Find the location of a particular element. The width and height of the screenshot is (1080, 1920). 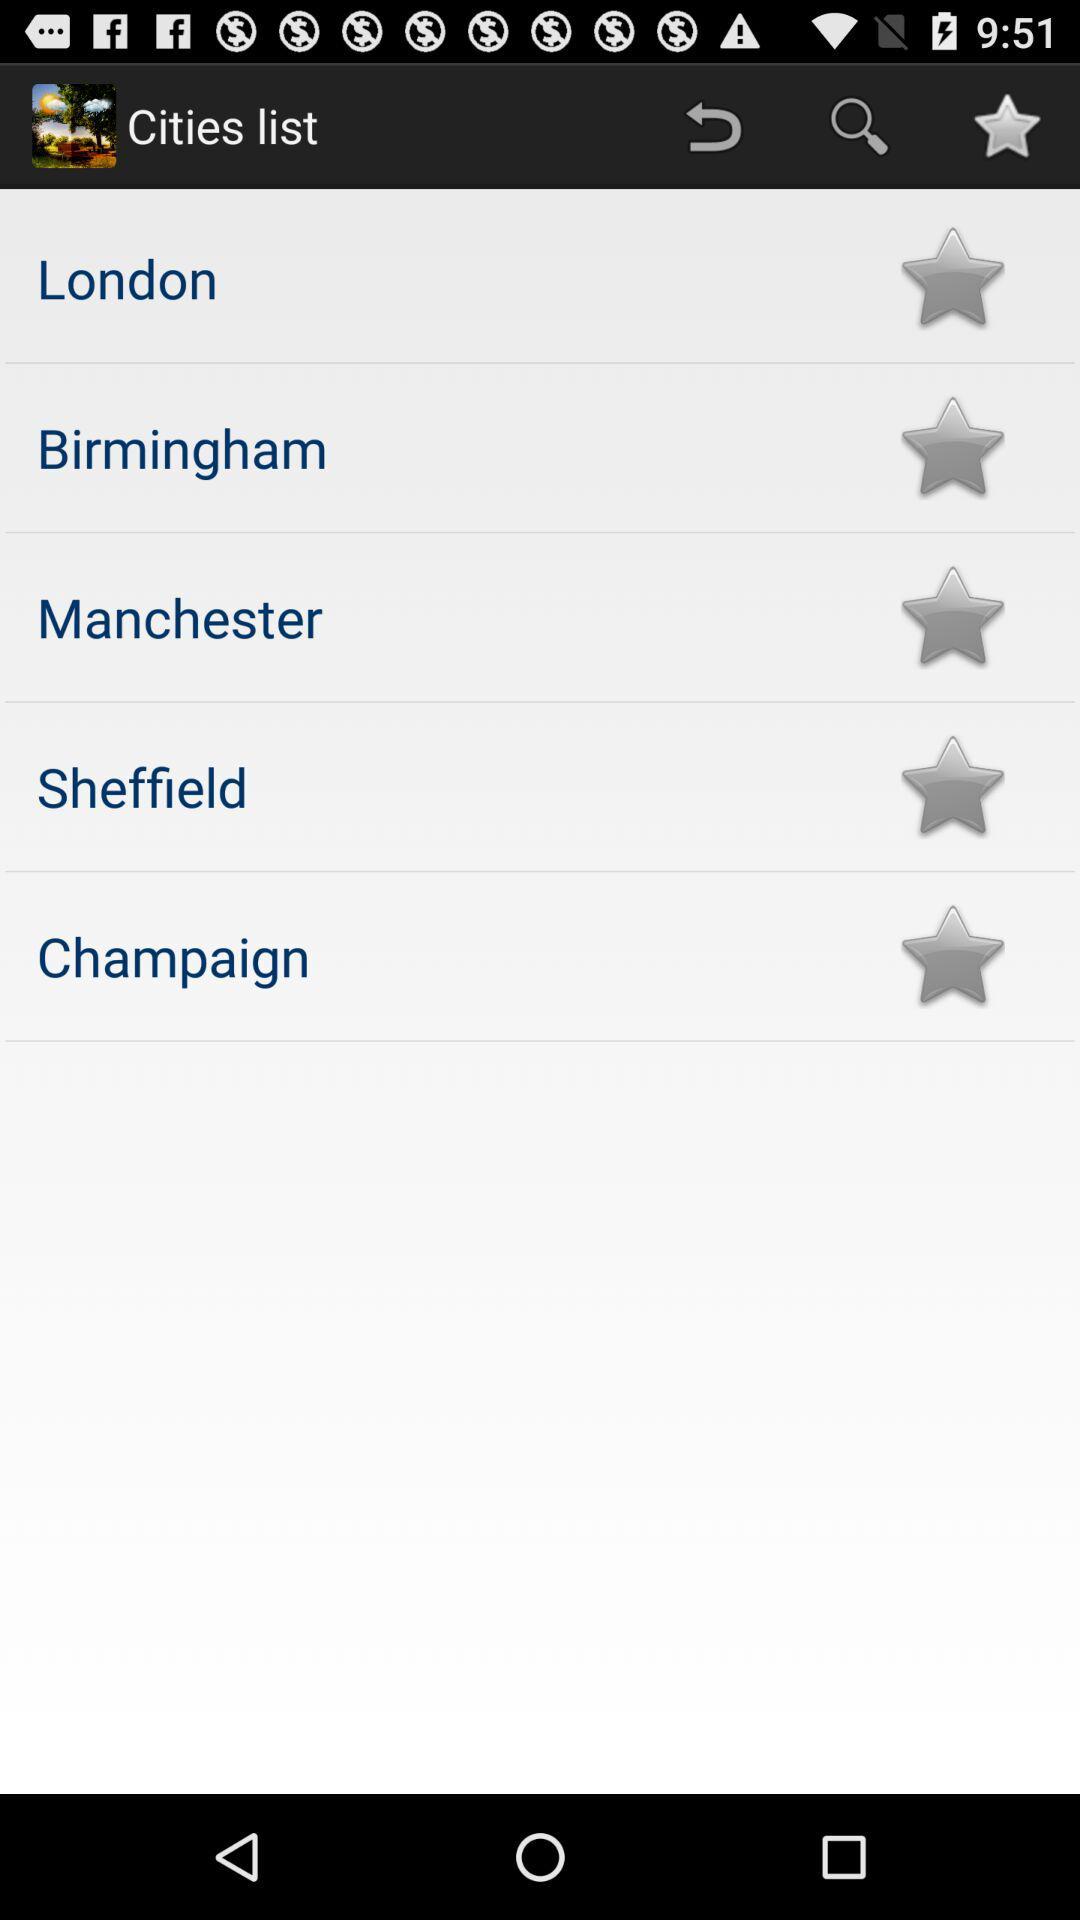

champaign app is located at coordinates (448, 954).